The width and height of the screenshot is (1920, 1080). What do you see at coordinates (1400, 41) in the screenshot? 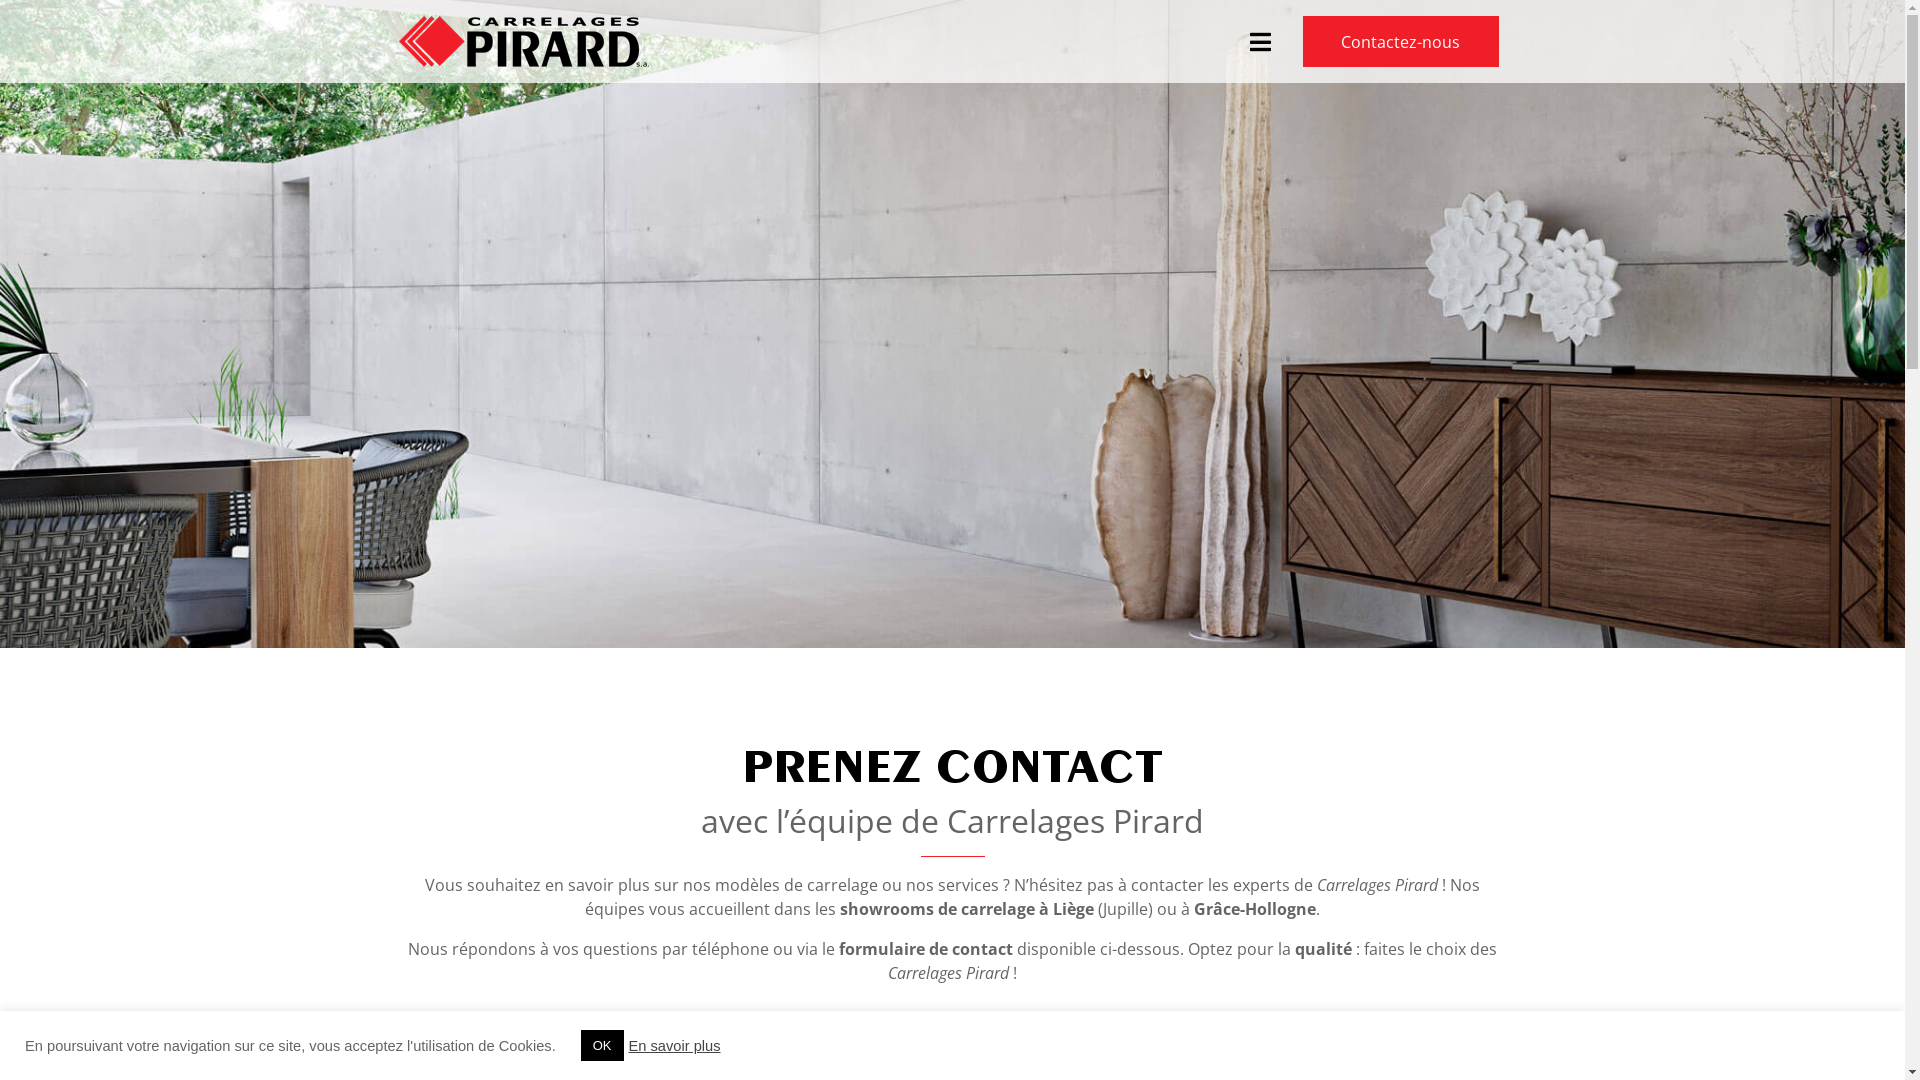
I see `'Contactez-nous'` at bounding box center [1400, 41].